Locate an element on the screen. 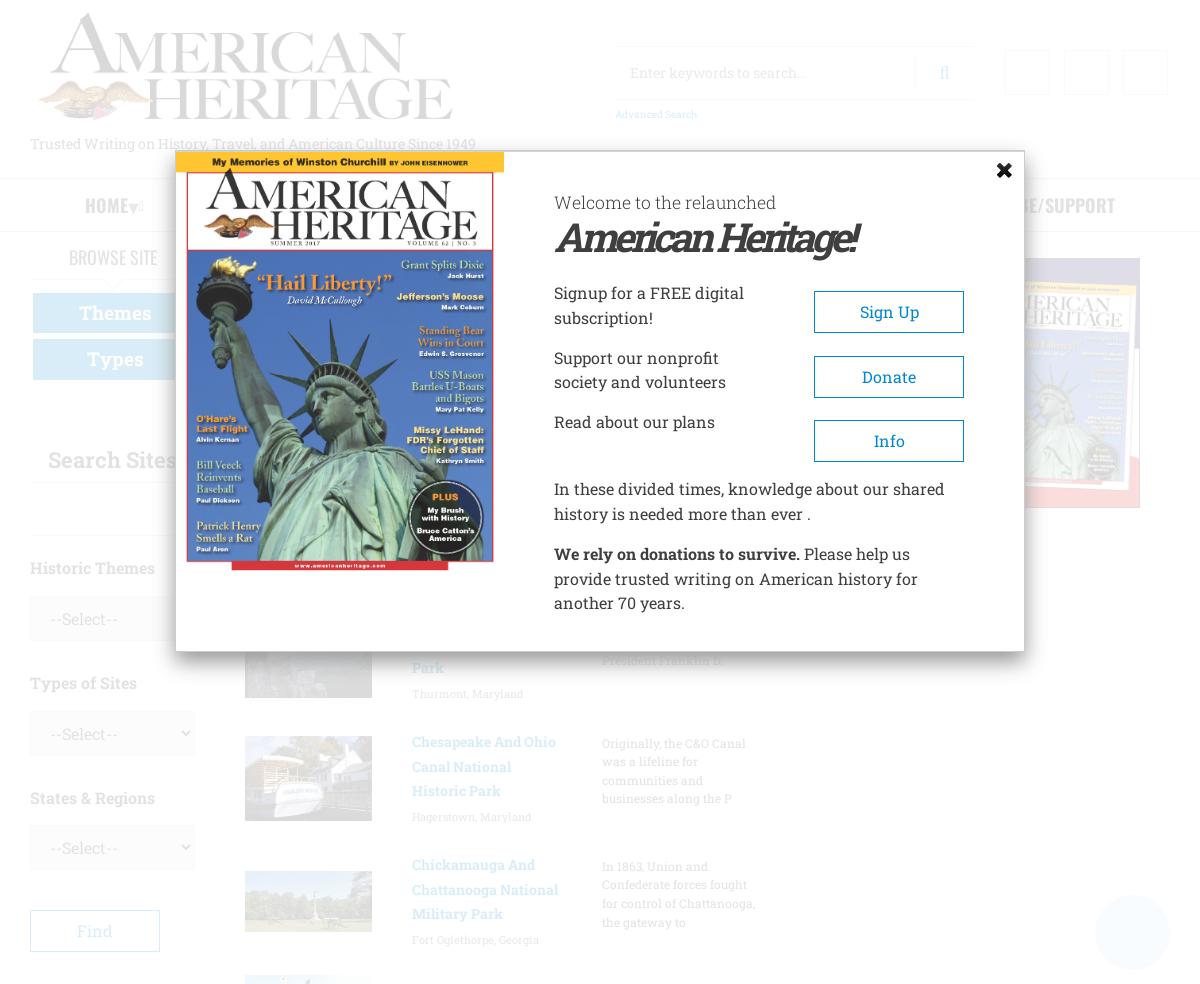  'Sign Up' is located at coordinates (887, 310).